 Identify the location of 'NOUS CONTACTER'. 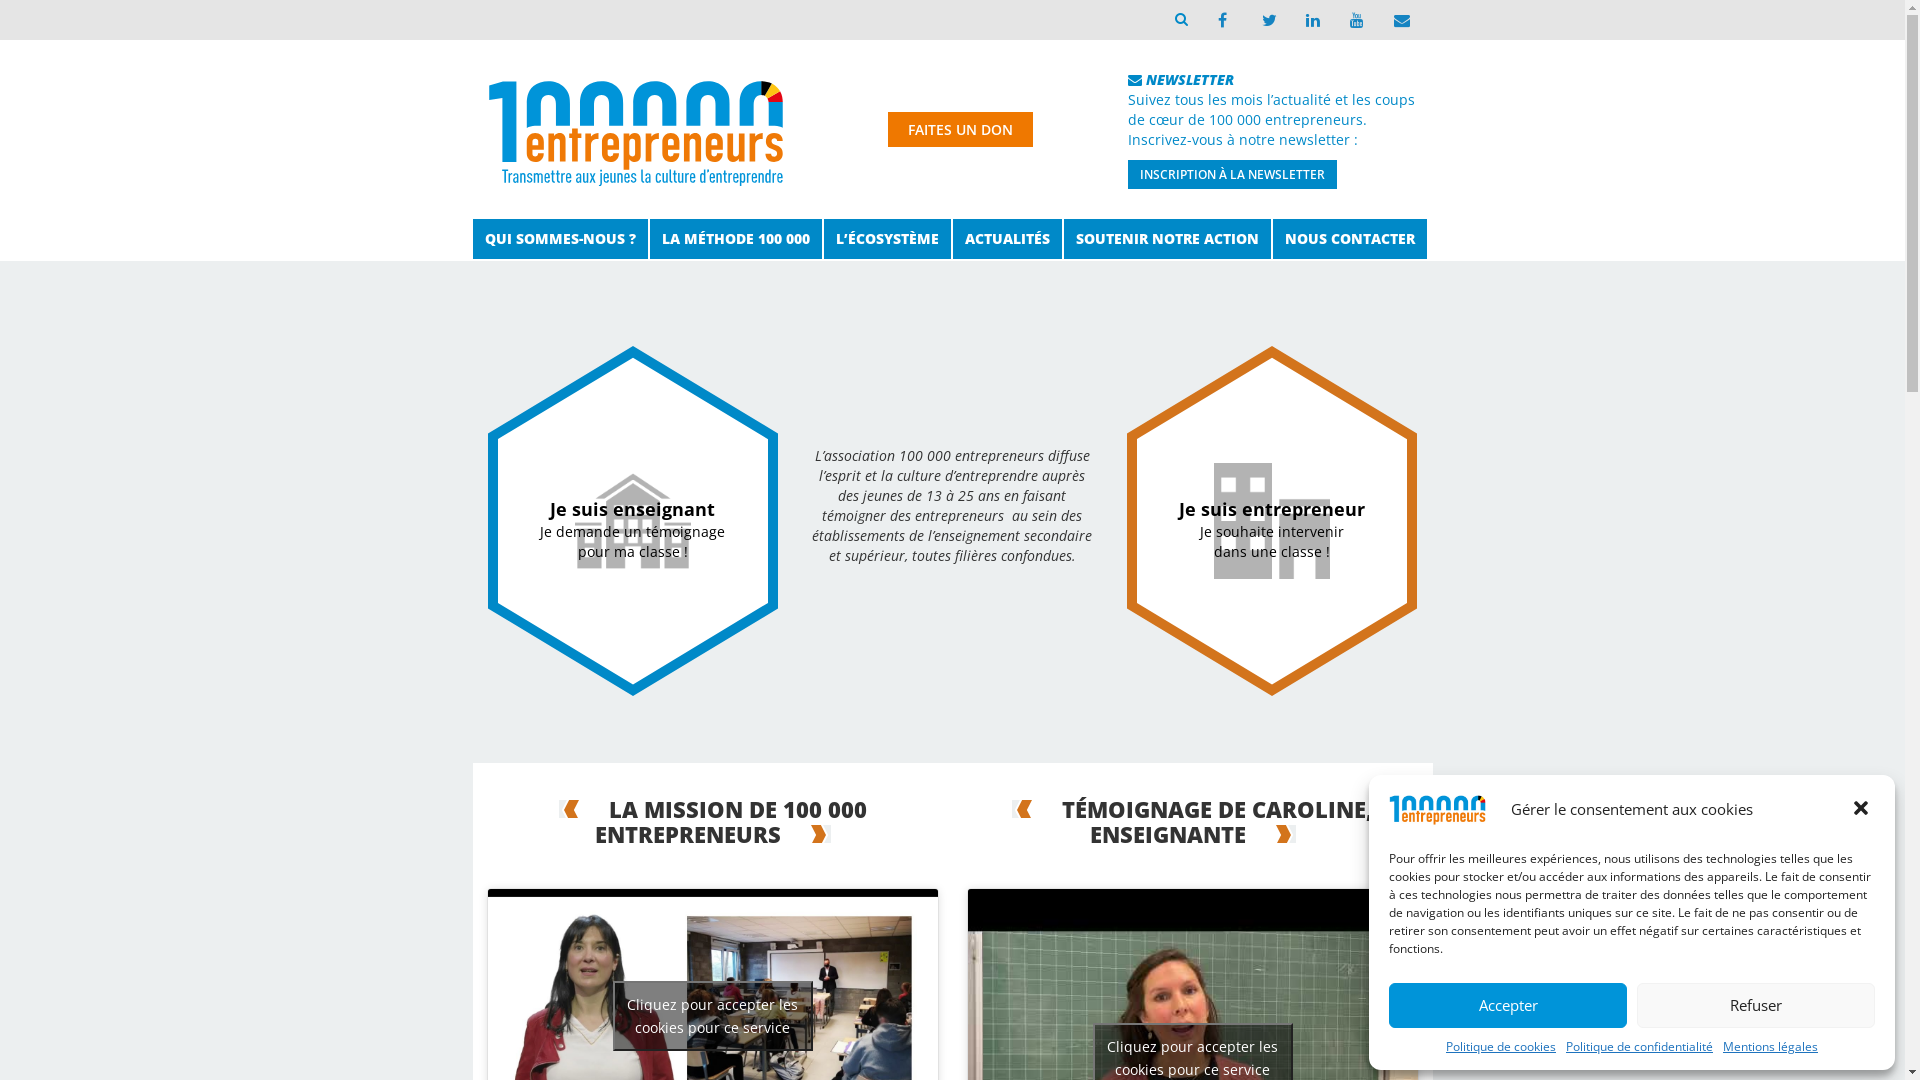
(1348, 238).